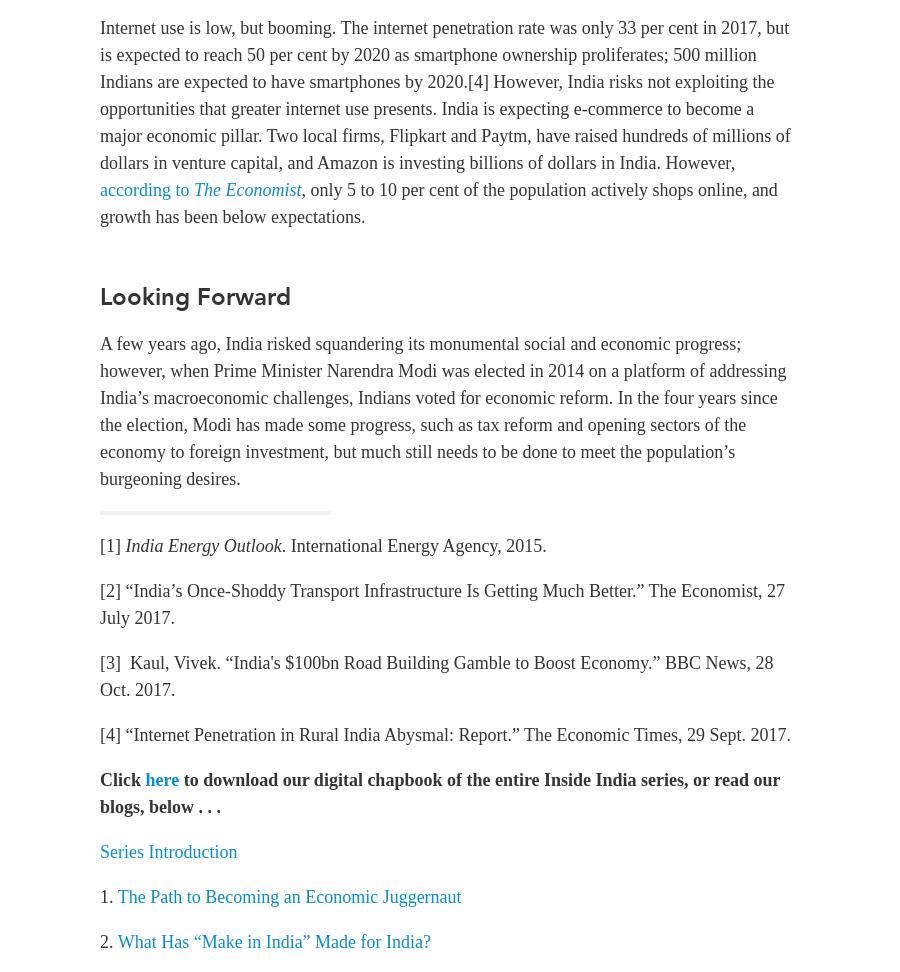  What do you see at coordinates (98, 792) in the screenshot?
I see `'to download our digital chapbook of the entire Inside India series, or read our blogs, below . . .'` at bounding box center [98, 792].